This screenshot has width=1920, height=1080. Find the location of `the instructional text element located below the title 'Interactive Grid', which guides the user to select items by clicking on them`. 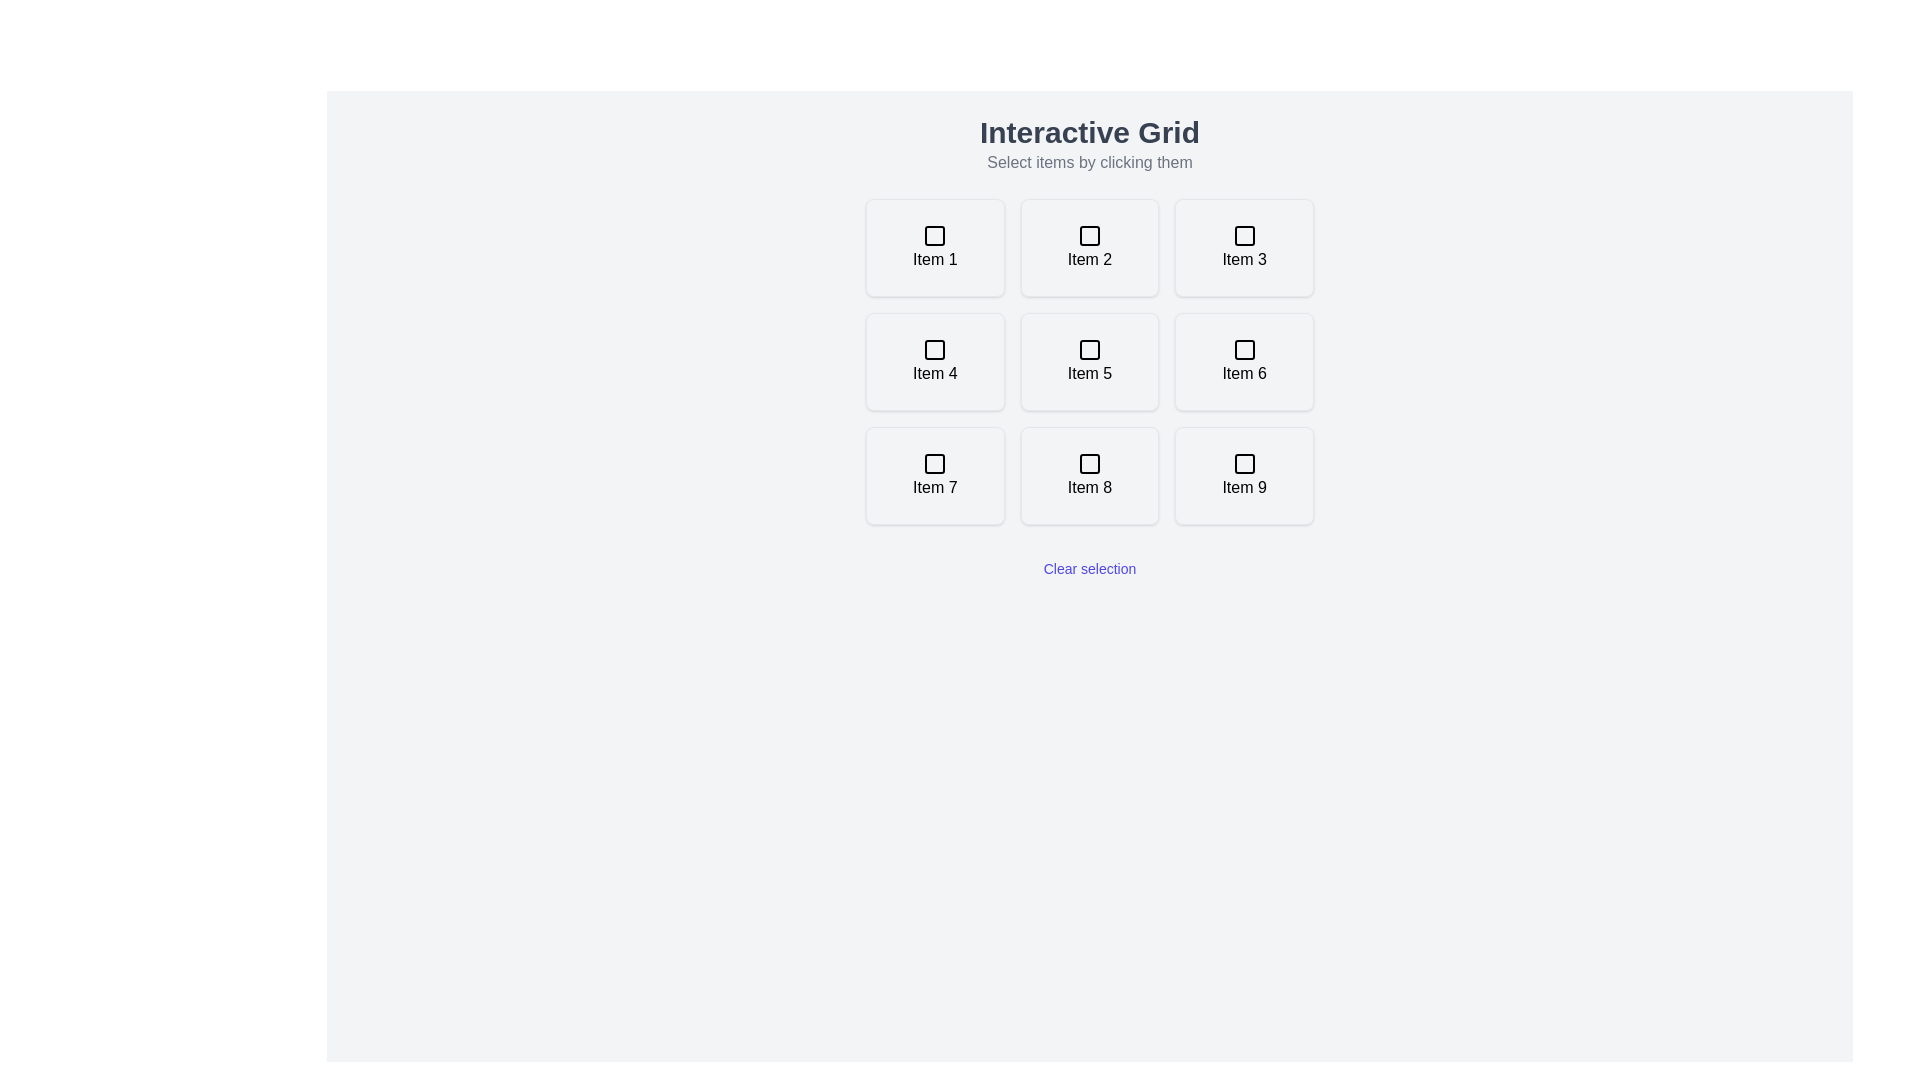

the instructional text element located below the title 'Interactive Grid', which guides the user to select items by clicking on them is located at coordinates (1088, 161).